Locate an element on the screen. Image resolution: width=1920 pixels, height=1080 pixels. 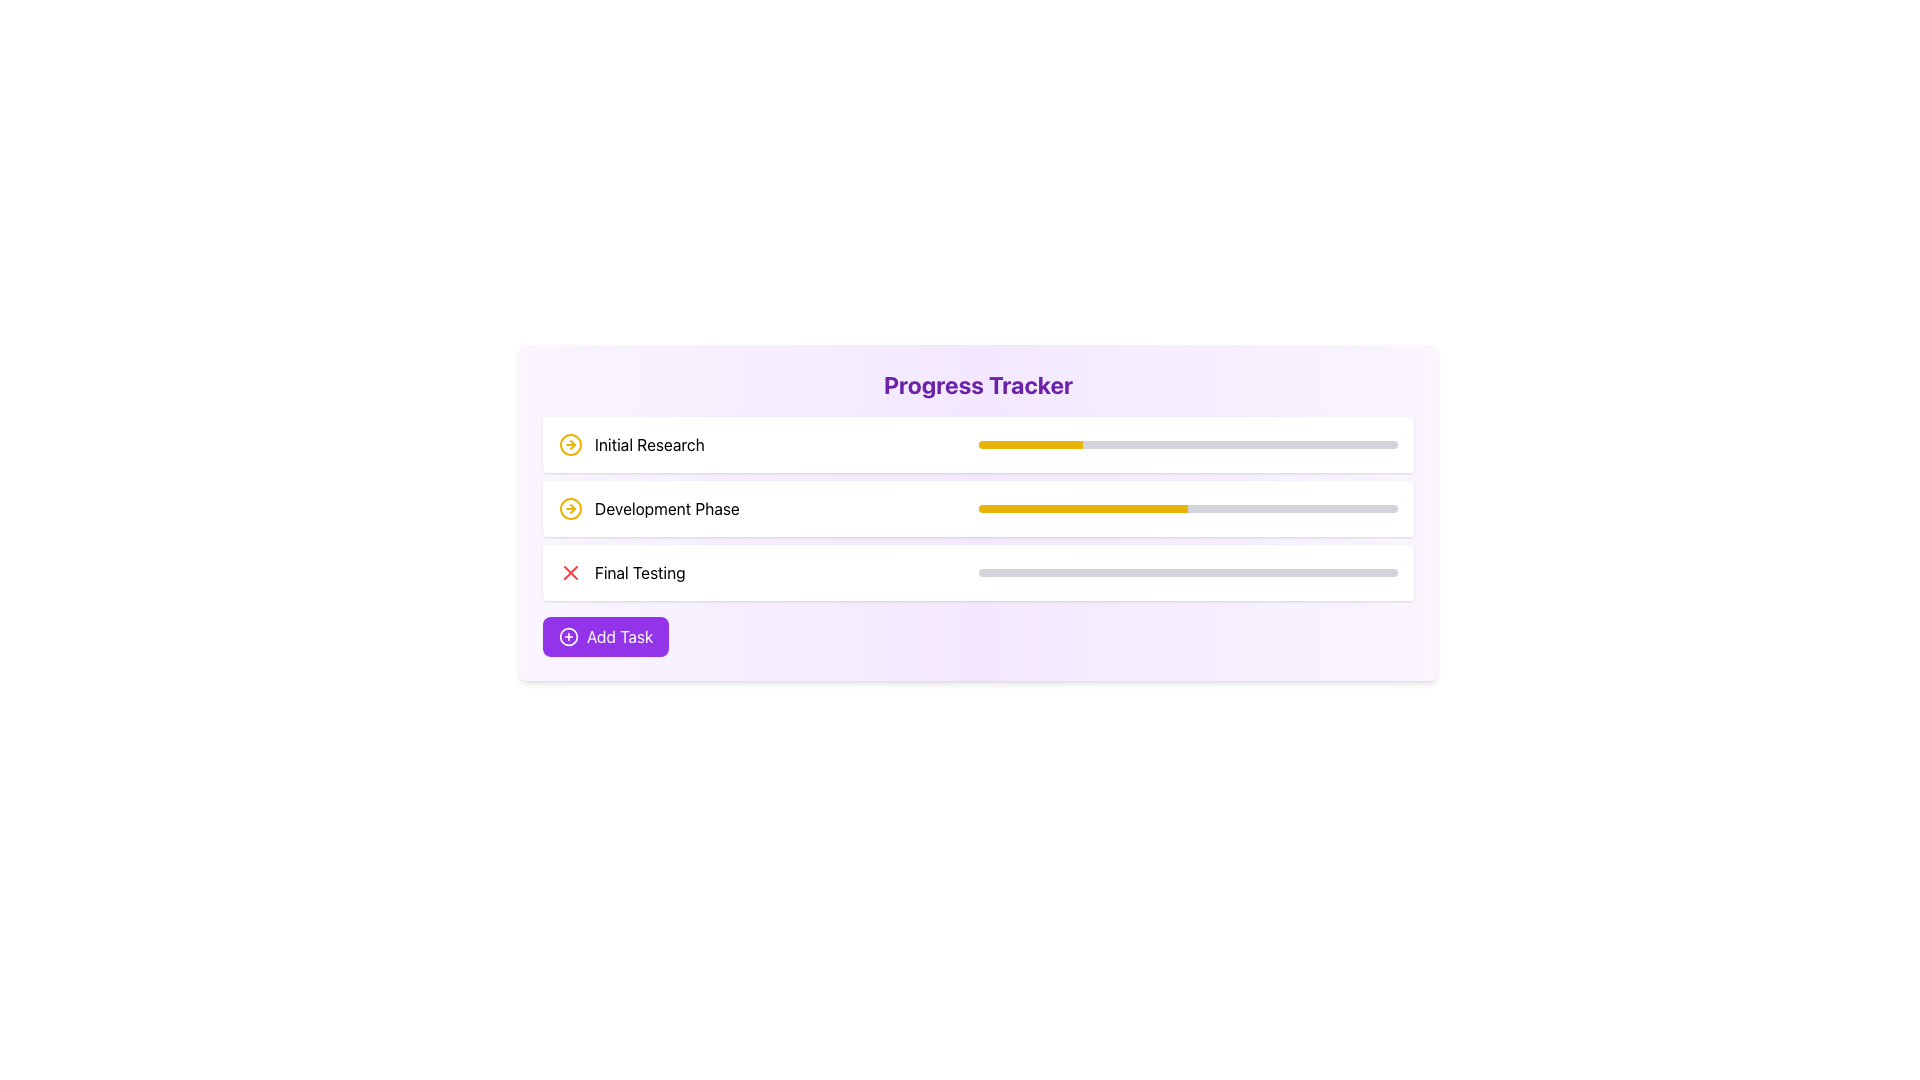
the progress indicator element that visually represents 25% completion status in the 'Initial Research' section of the progress tracker interface is located at coordinates (1030, 443).